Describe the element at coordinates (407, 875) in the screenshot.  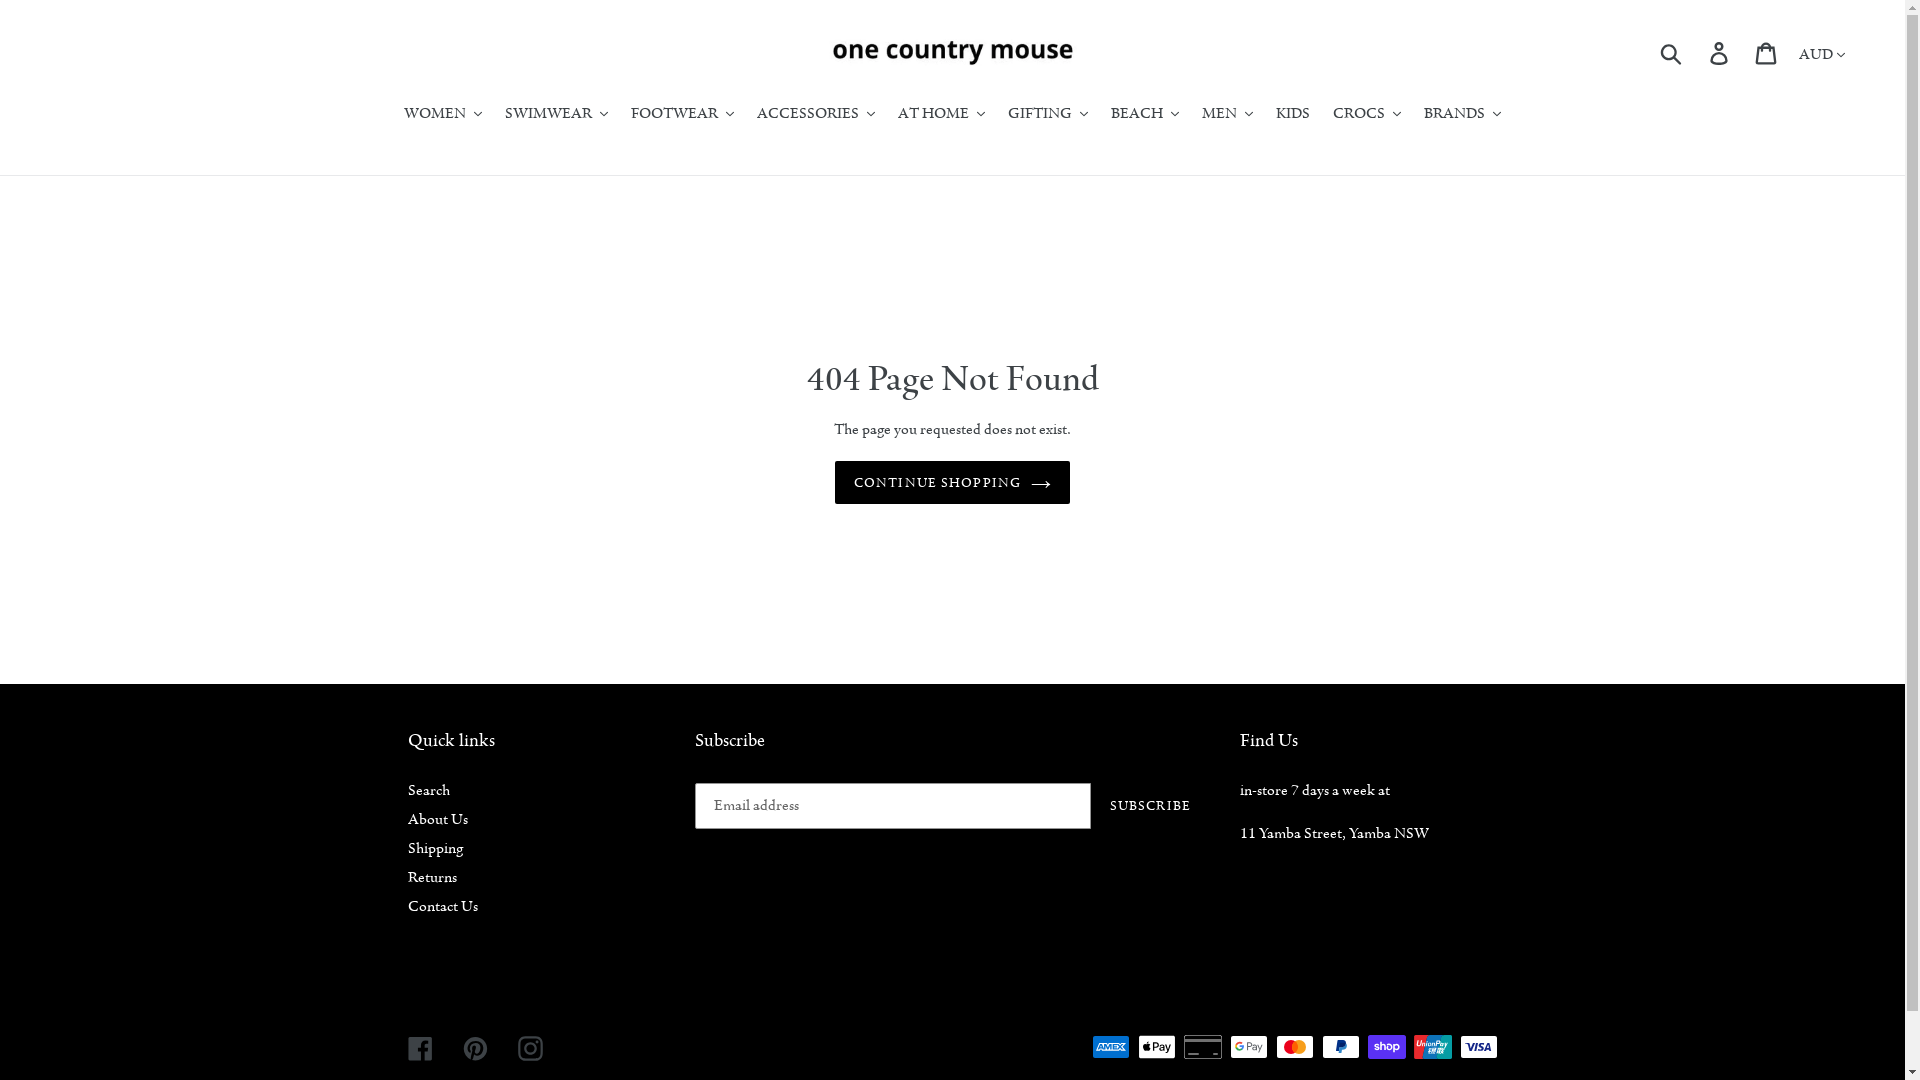
I see `'Returns'` at that location.